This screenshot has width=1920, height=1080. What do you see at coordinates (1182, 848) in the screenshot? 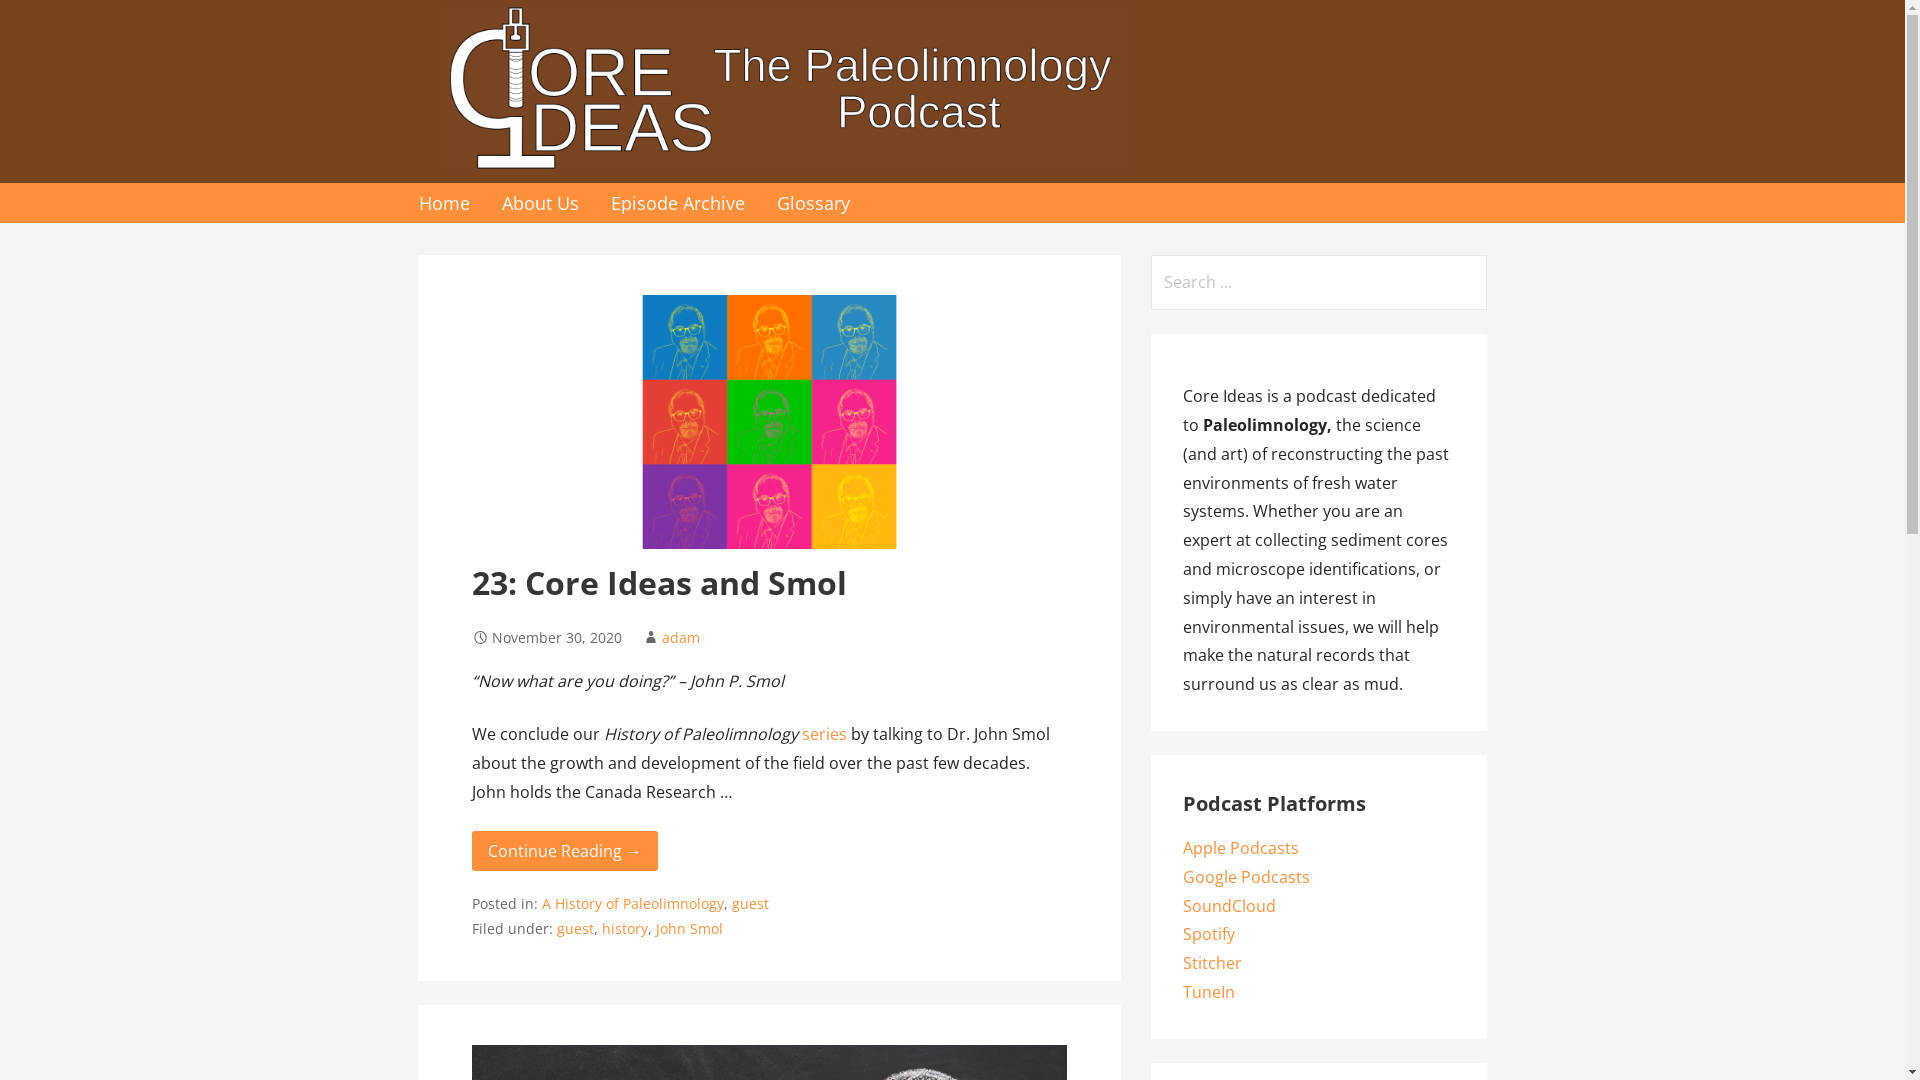
I see `'Apple Podcasts'` at bounding box center [1182, 848].